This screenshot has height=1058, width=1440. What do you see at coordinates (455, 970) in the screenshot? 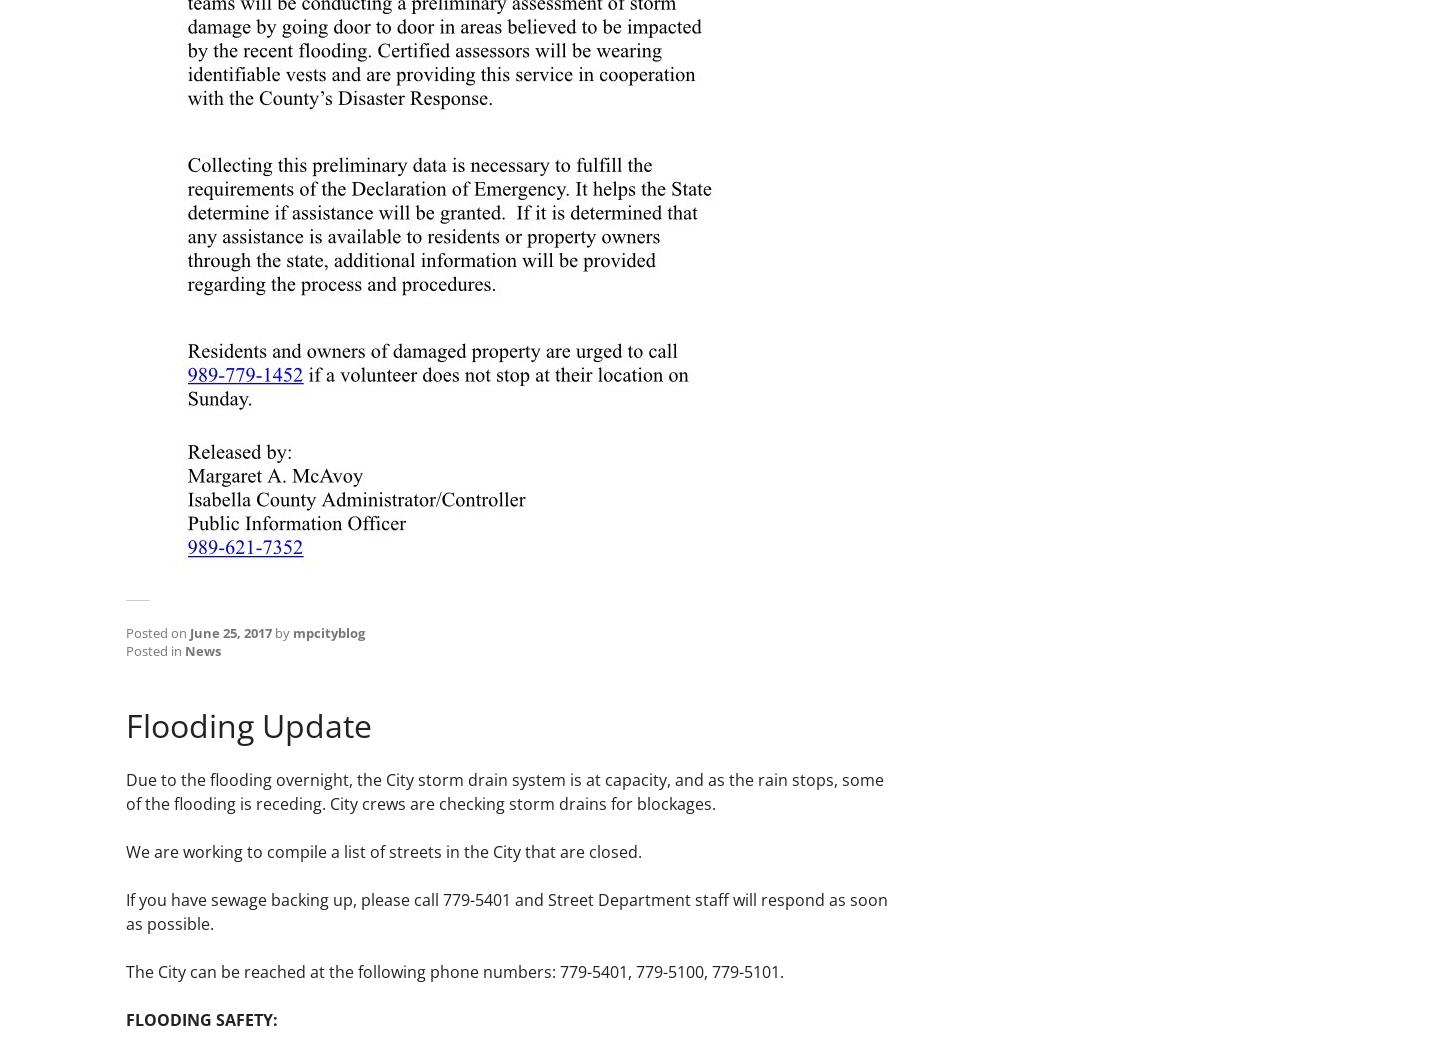
I see `'The City can be reached at the following phone numbers: 779-5401, 779-5100, 779-5101.'` at bounding box center [455, 970].